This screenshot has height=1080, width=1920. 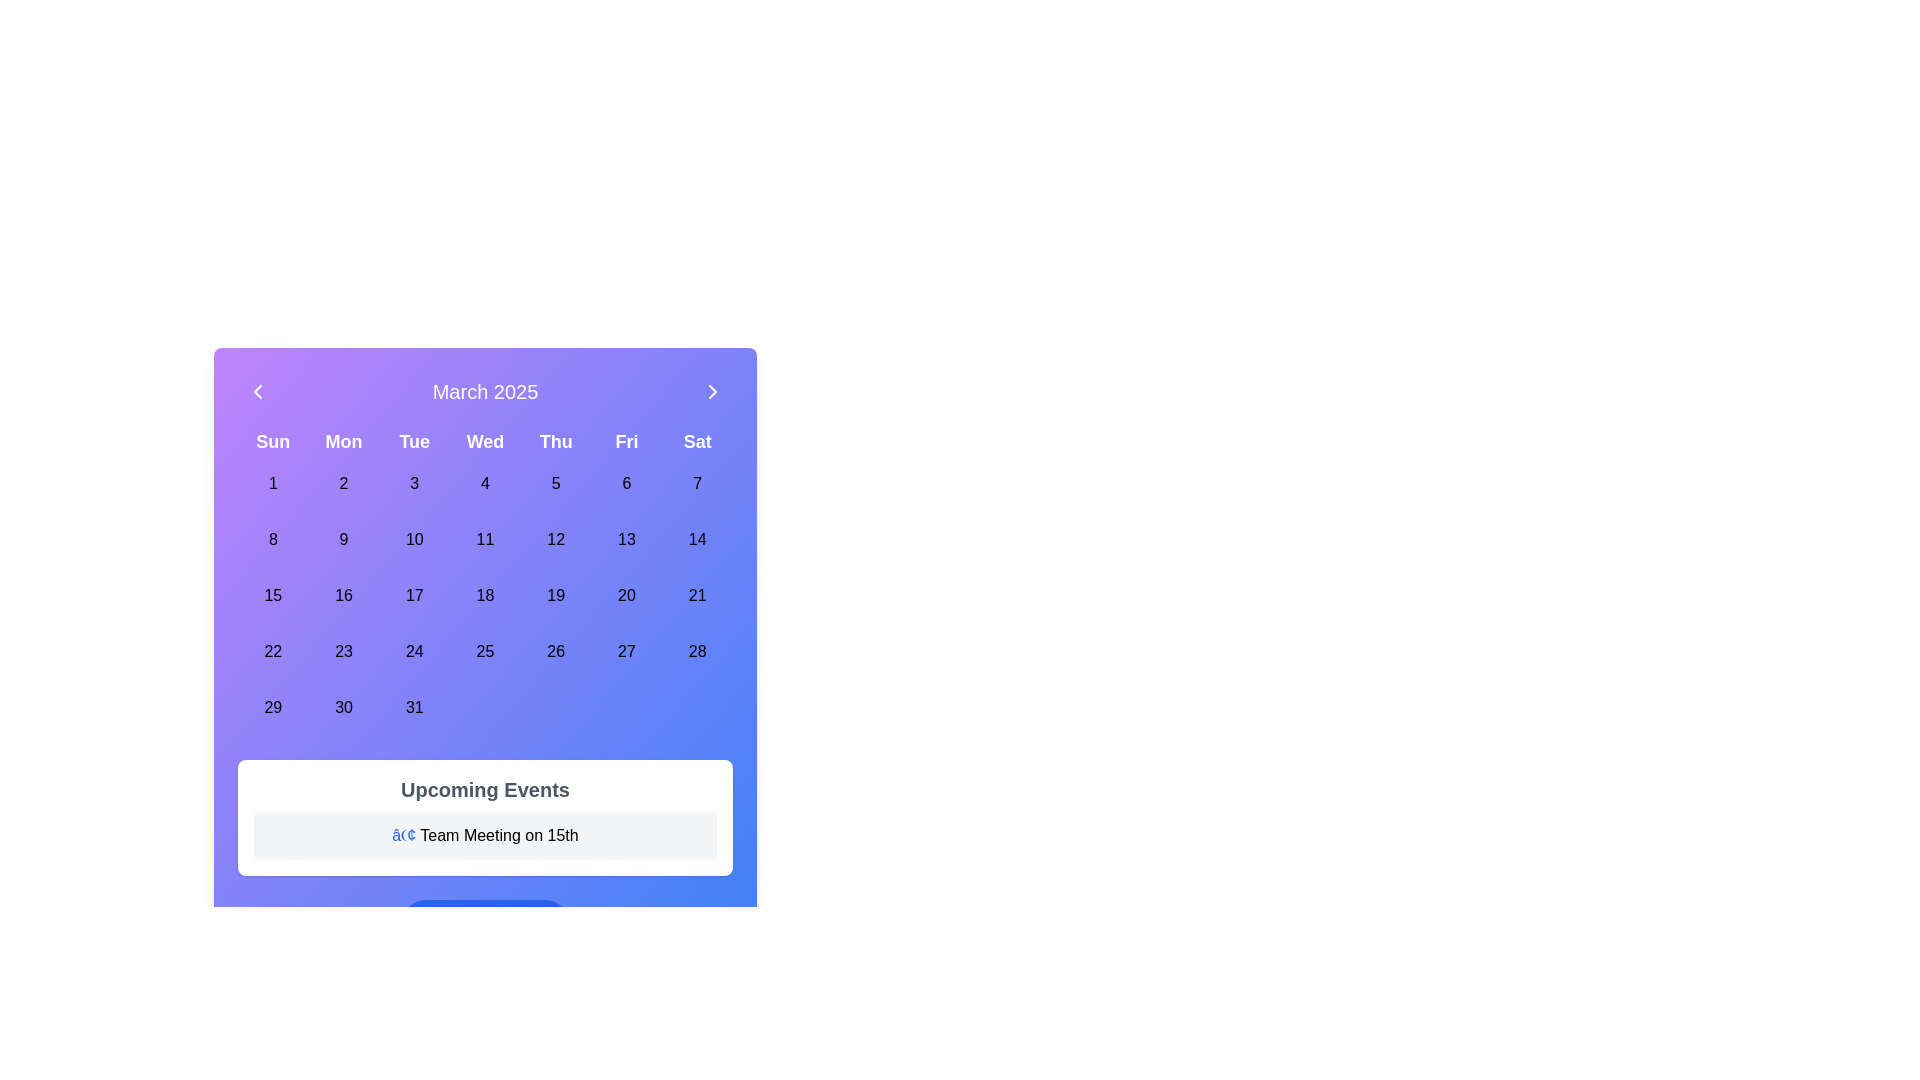 I want to click on the circular button labeled '22' in the calendar grid, so click(x=272, y=651).